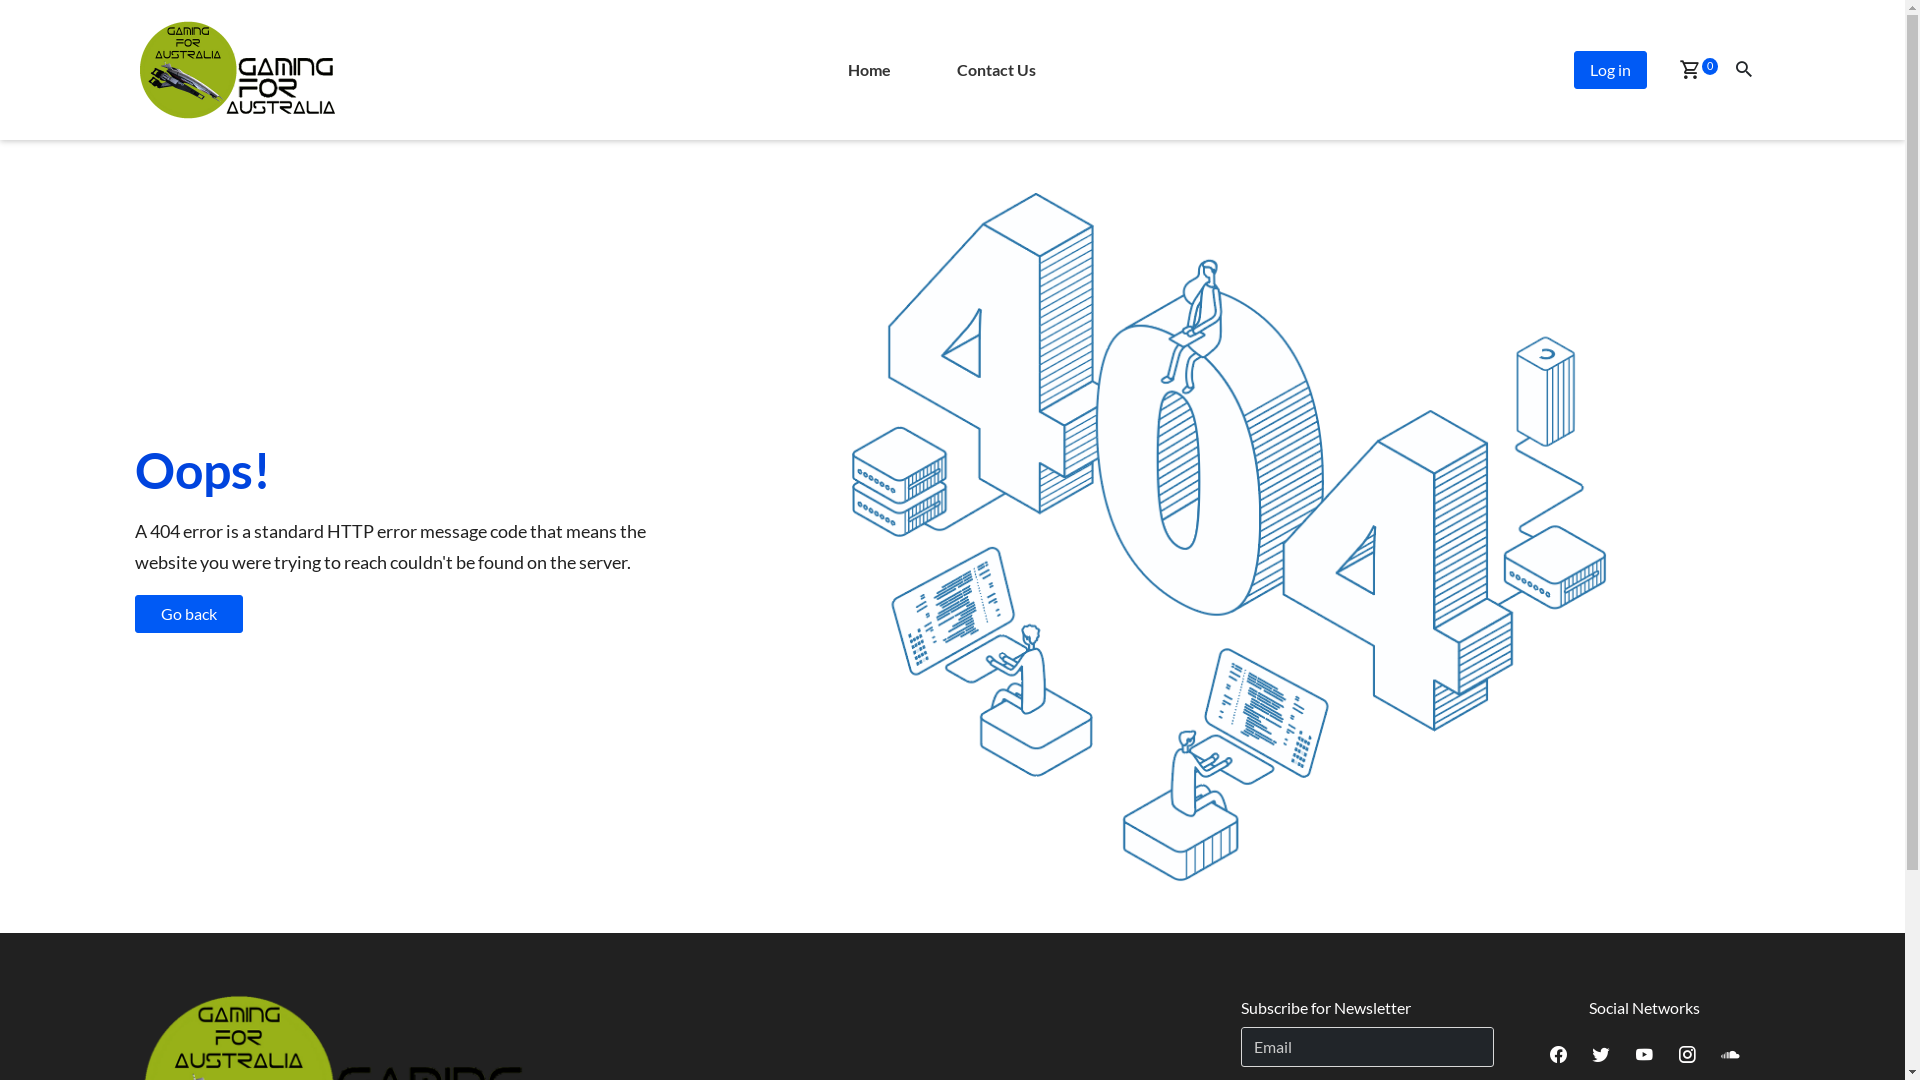 This screenshot has width=1920, height=1080. Describe the element at coordinates (187, 612) in the screenshot. I see `'Go back'` at that location.